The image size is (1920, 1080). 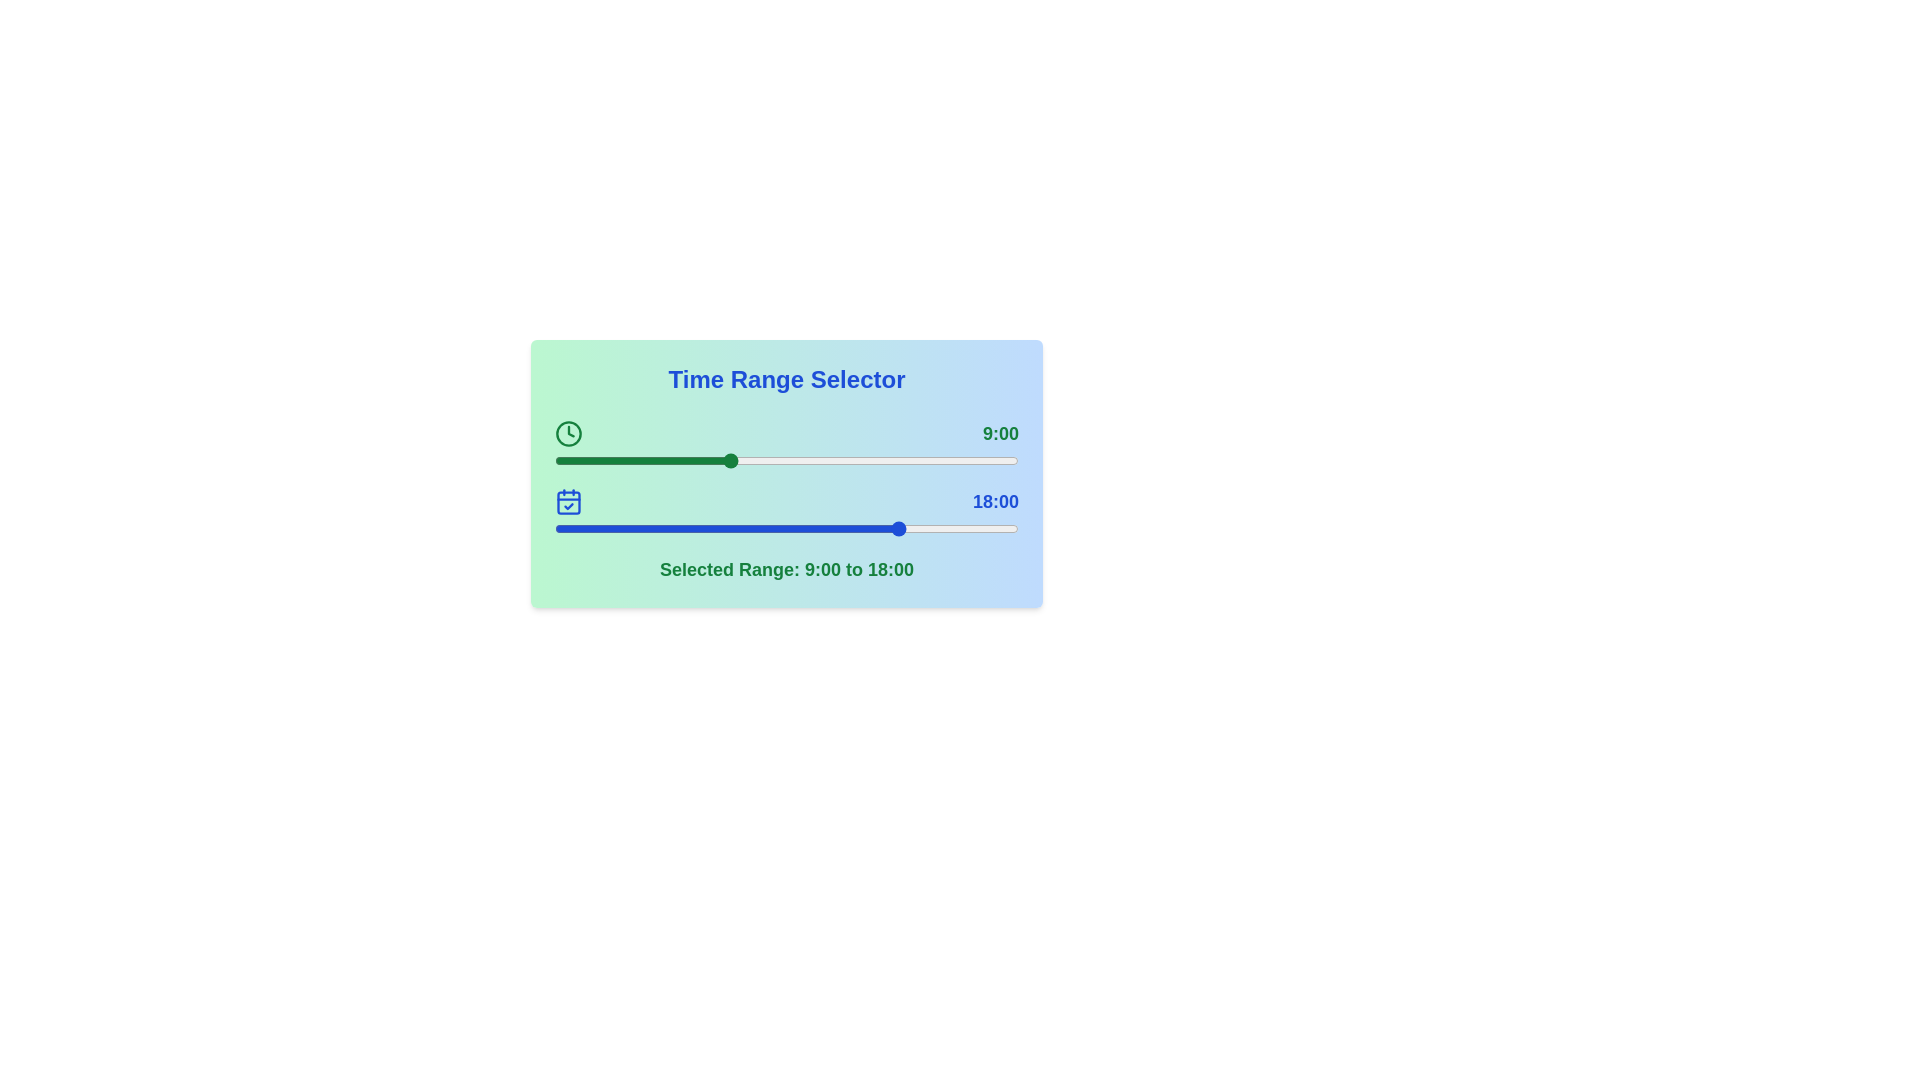 What do you see at coordinates (573, 527) in the screenshot?
I see `time range` at bounding box center [573, 527].